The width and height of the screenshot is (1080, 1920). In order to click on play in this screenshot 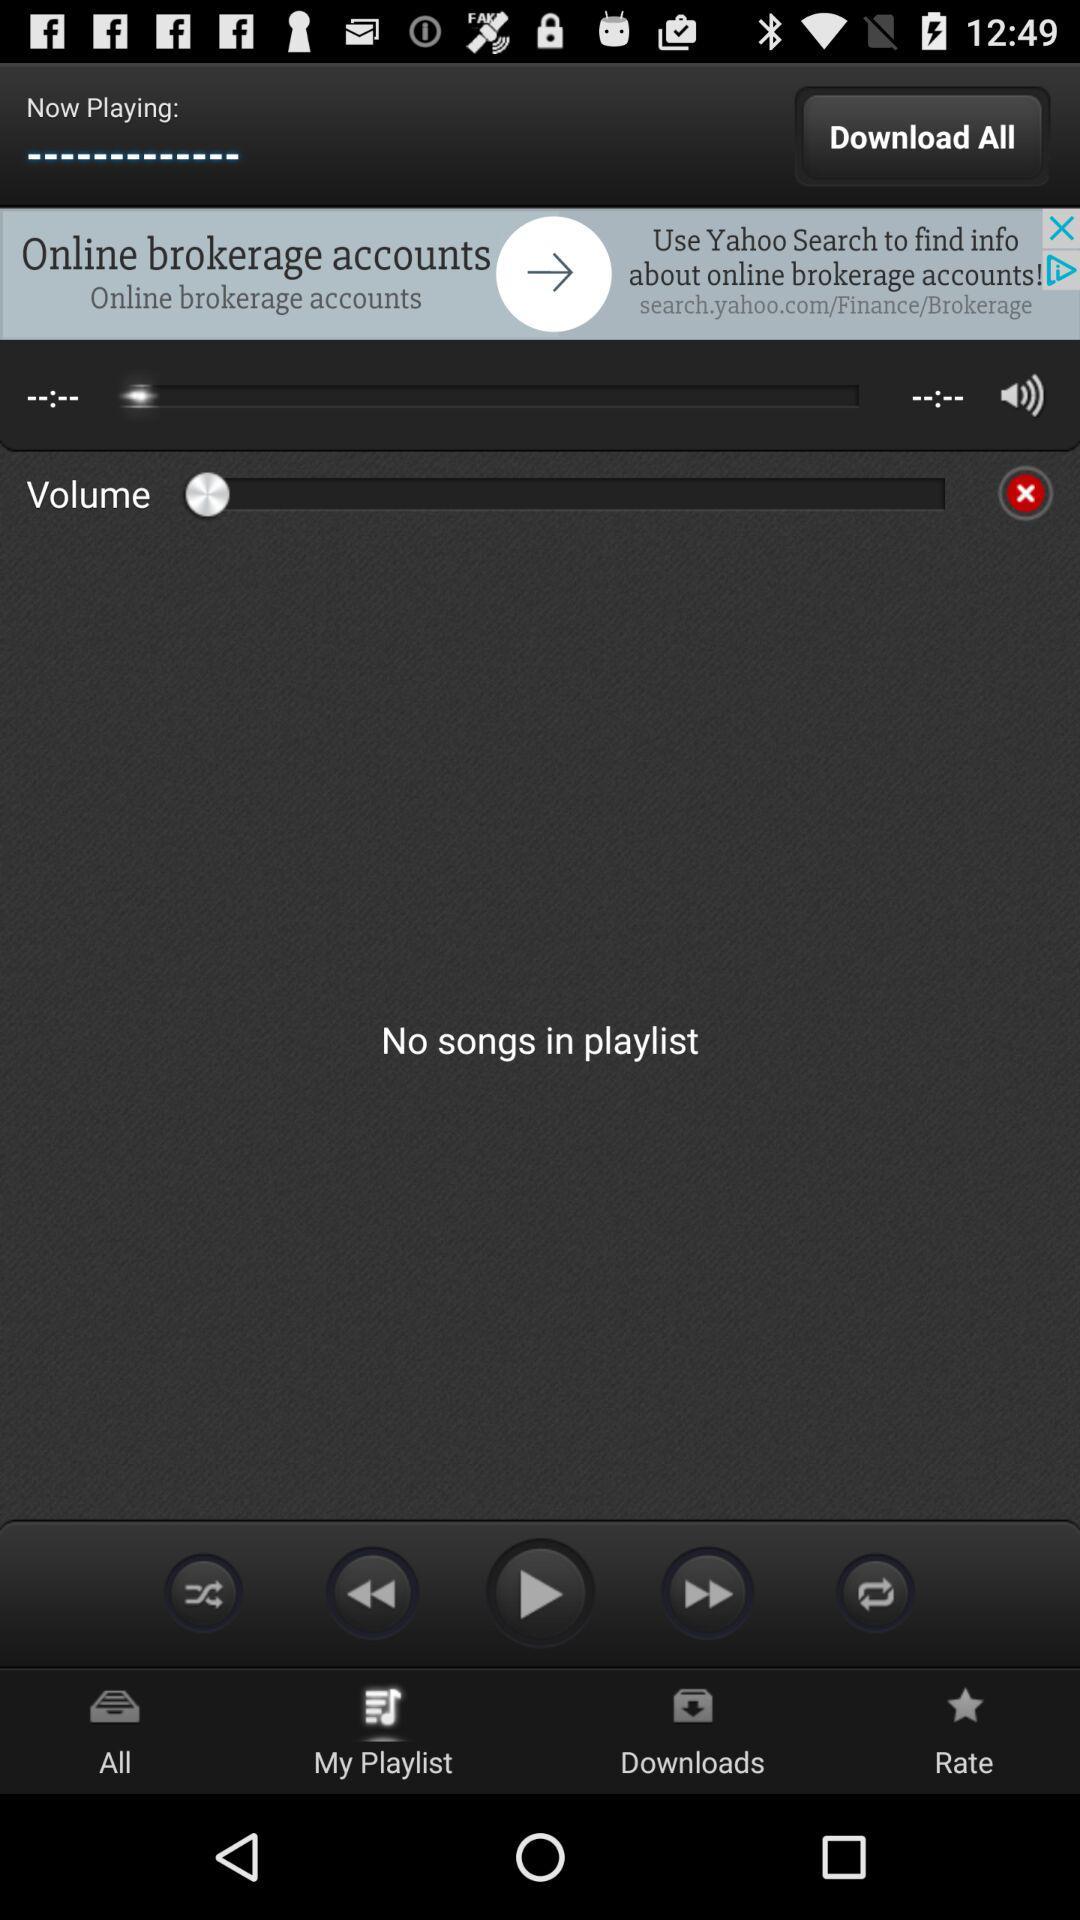, I will do `click(540, 1591)`.